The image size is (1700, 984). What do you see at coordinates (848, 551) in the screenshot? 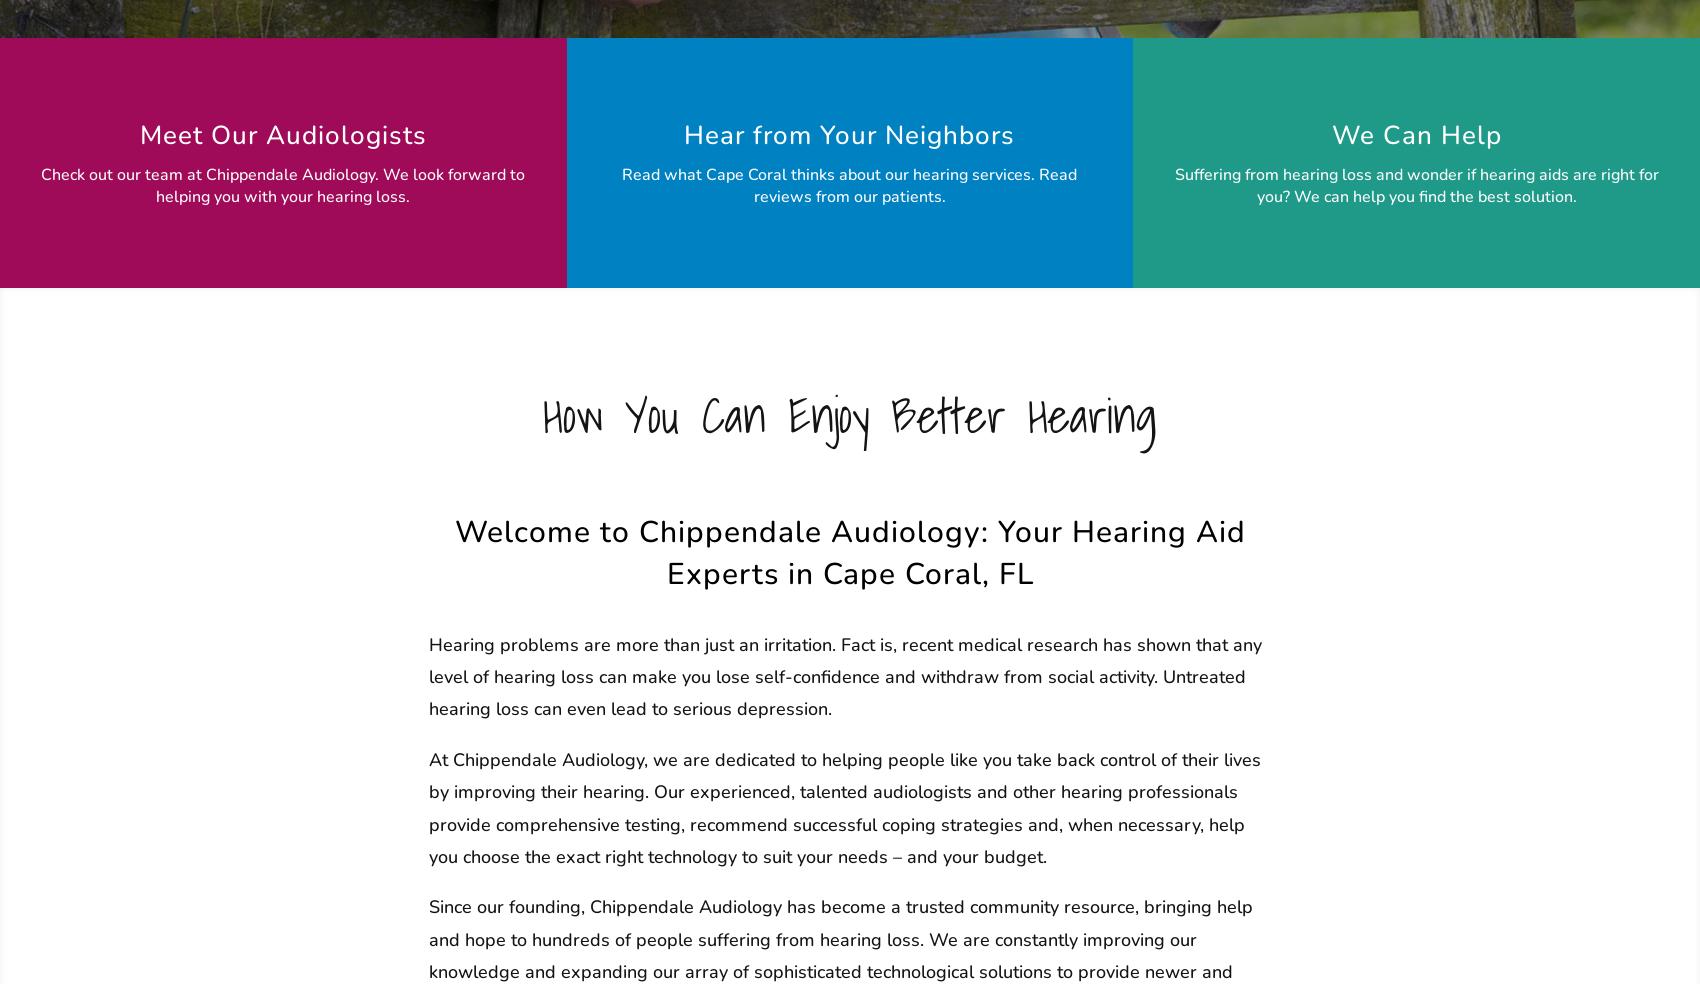
I see `'Welcome to Chippendale Audiology: Your Hearing Aid Experts in Cape Coral, FL'` at bounding box center [848, 551].